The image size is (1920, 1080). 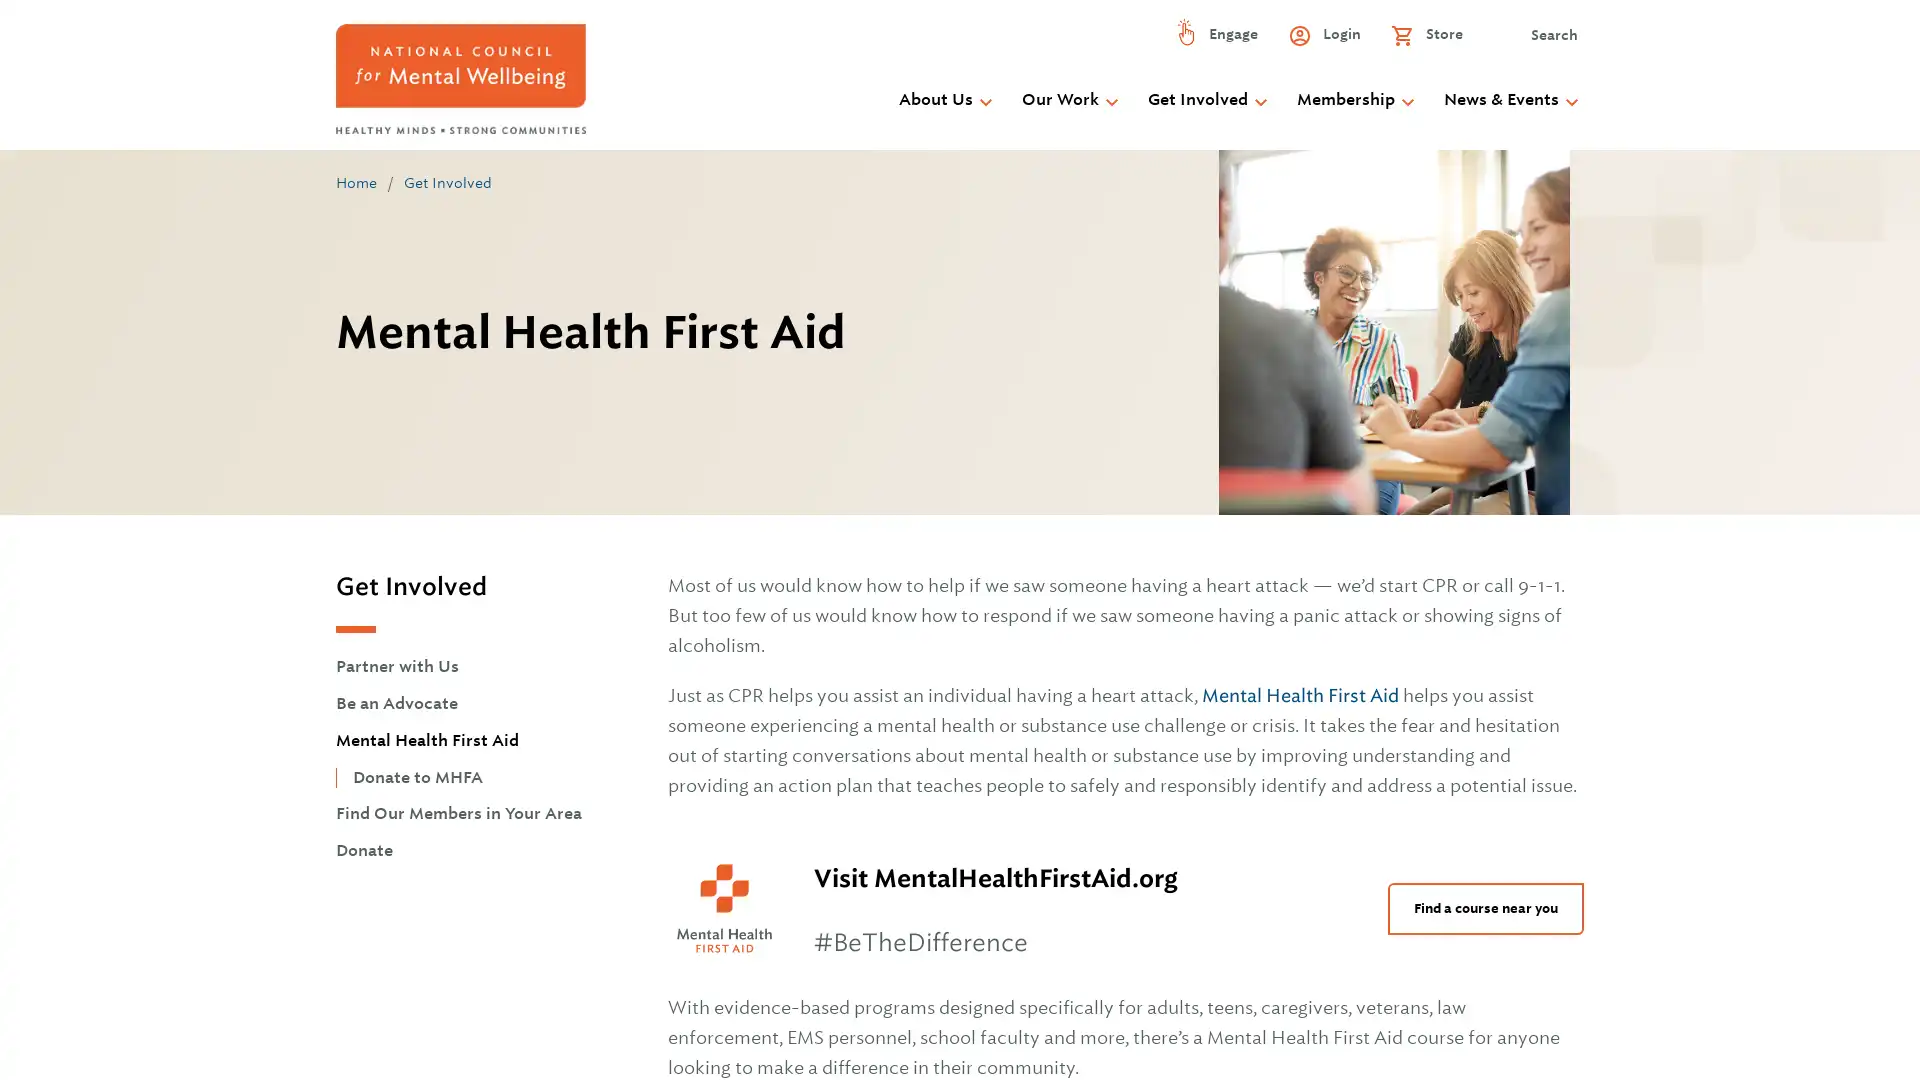 I want to click on Search, so click(x=1537, y=37).